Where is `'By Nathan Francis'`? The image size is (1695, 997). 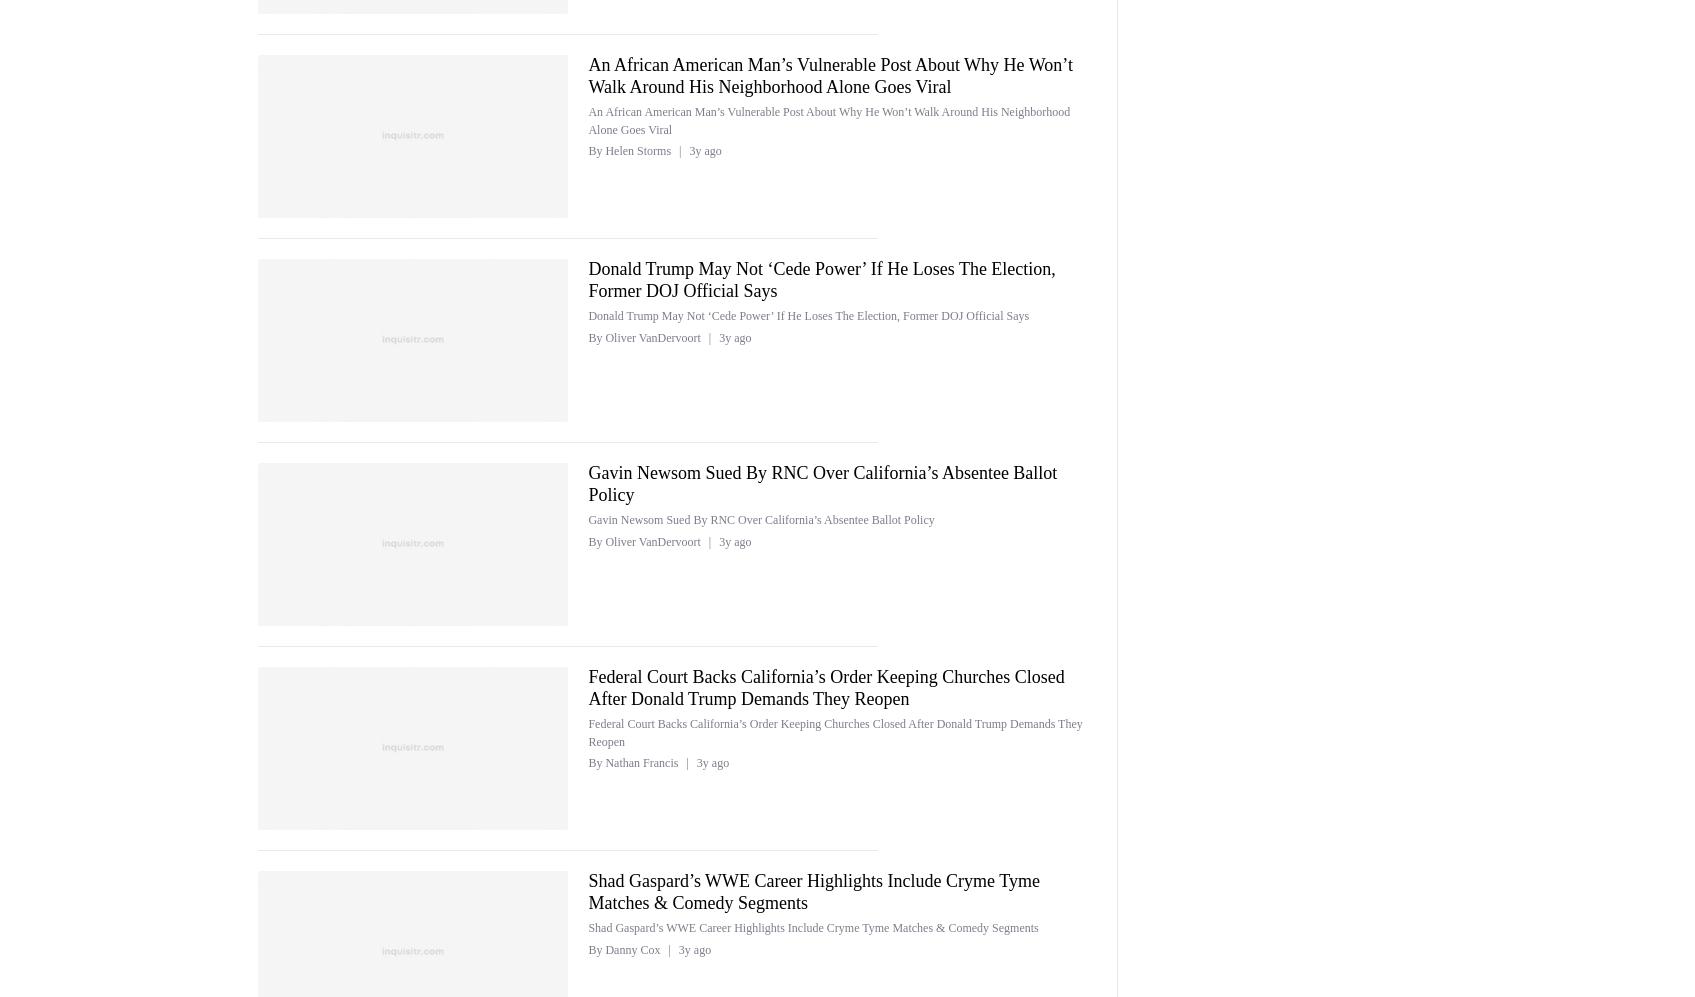 'By Nathan Francis' is located at coordinates (633, 763).